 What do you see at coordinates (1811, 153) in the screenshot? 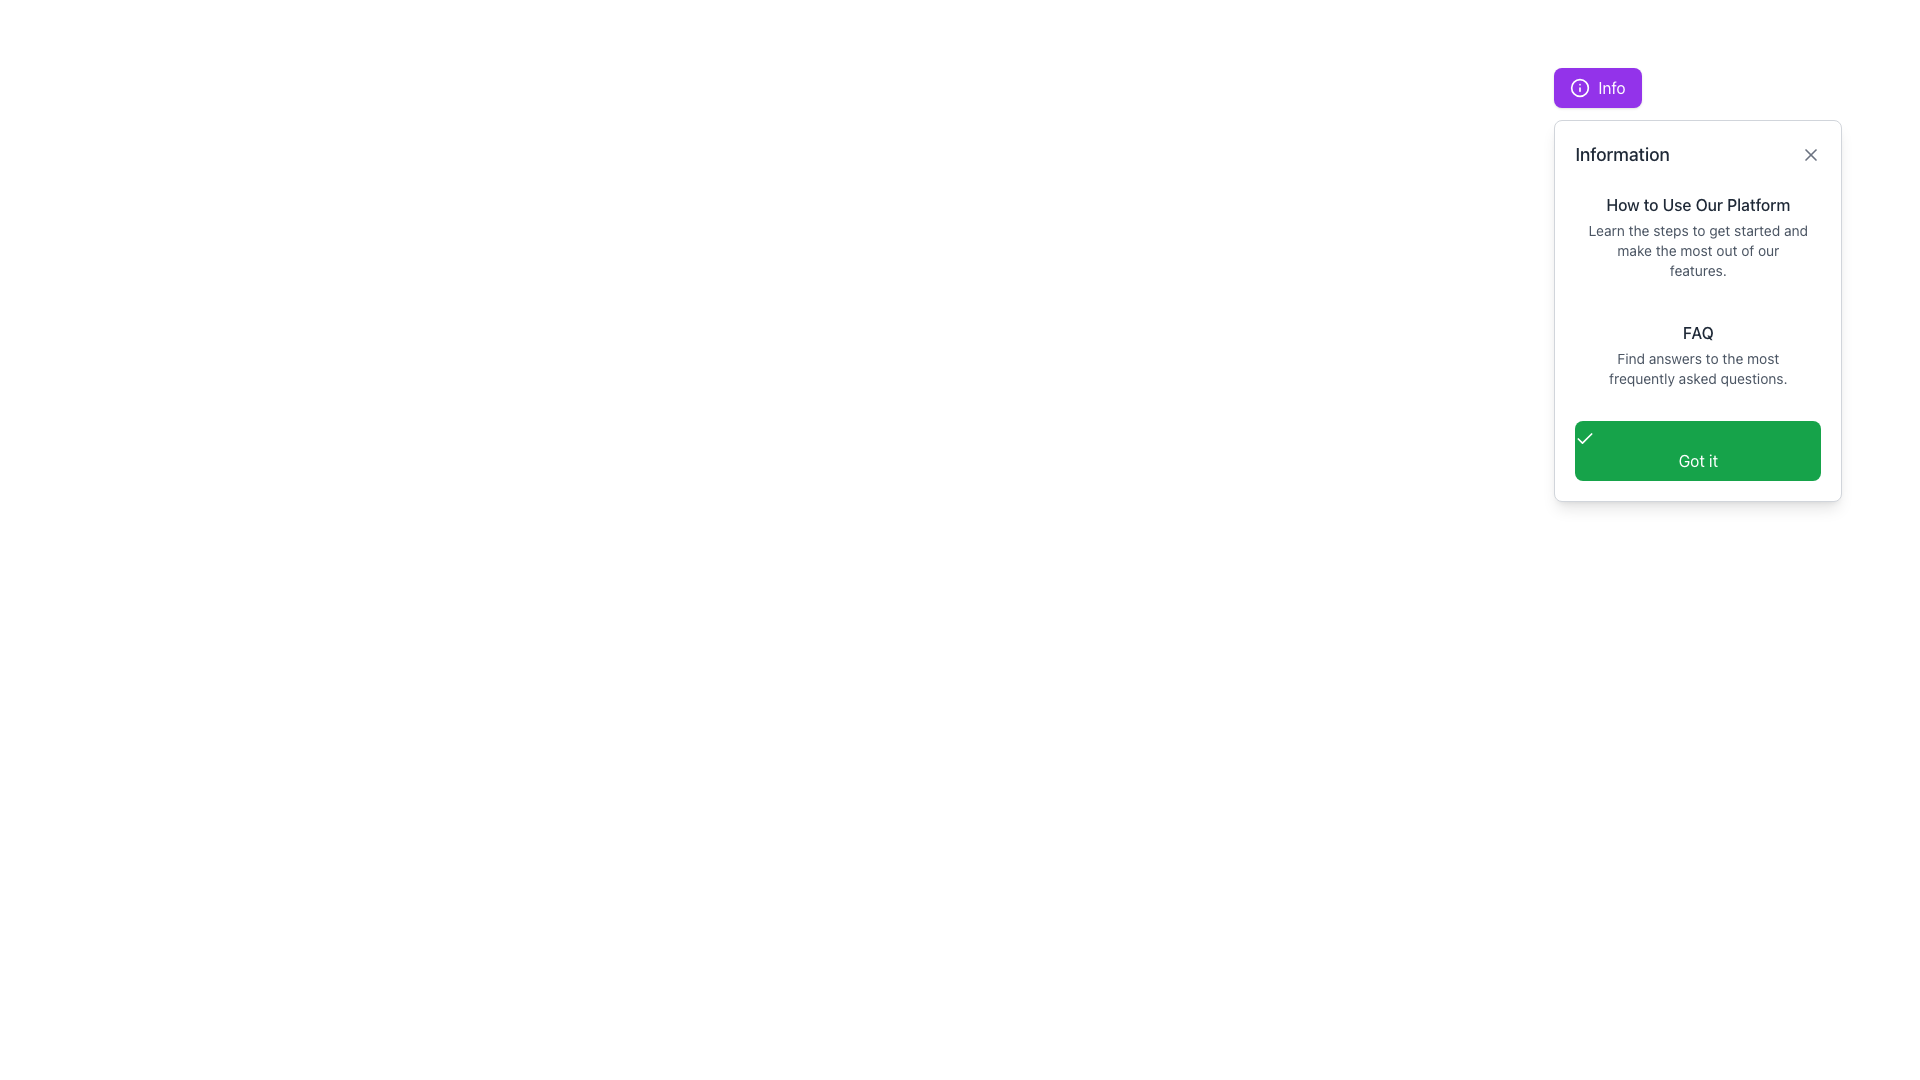
I see `the close button icon located in the top-right corner of the 'Information' popup` at bounding box center [1811, 153].